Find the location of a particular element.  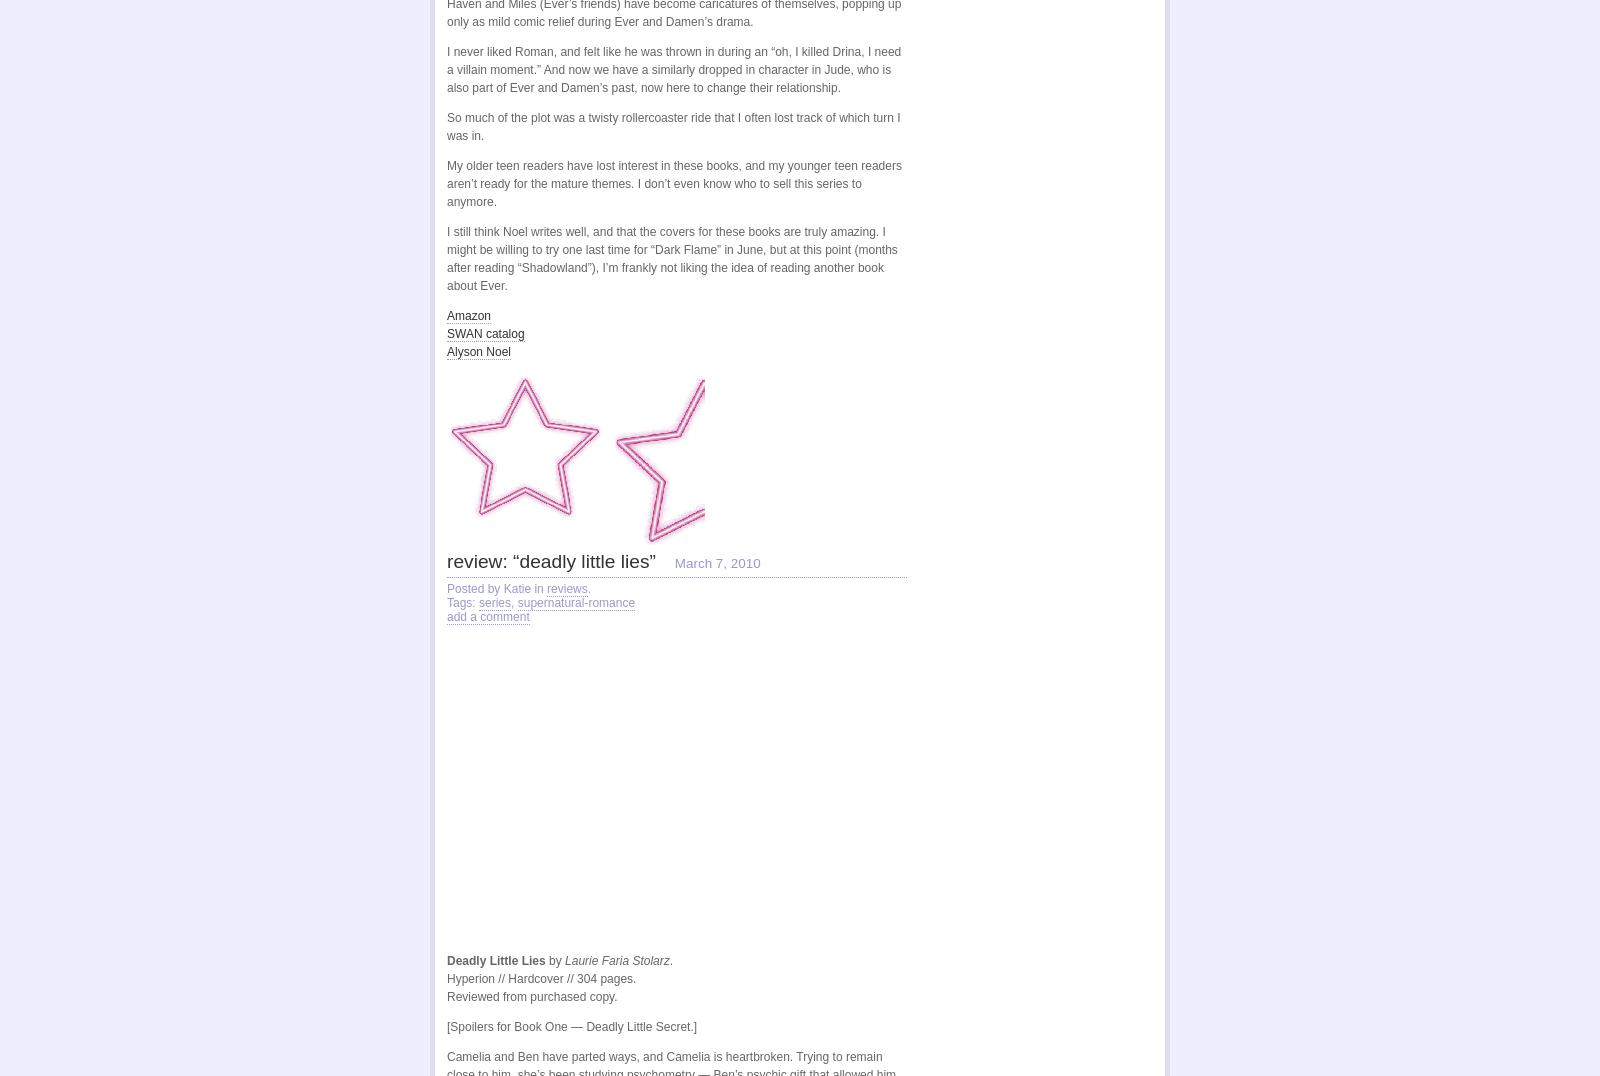

'I still think Noel writes well, and that the covers for these books are truly amazing. I might be willing to try one last time for “Dark Flame” in June, but at this point (months after reading “Shadowland”), I’m frankly not liking the idea of reading another book about Ever.' is located at coordinates (672, 258).